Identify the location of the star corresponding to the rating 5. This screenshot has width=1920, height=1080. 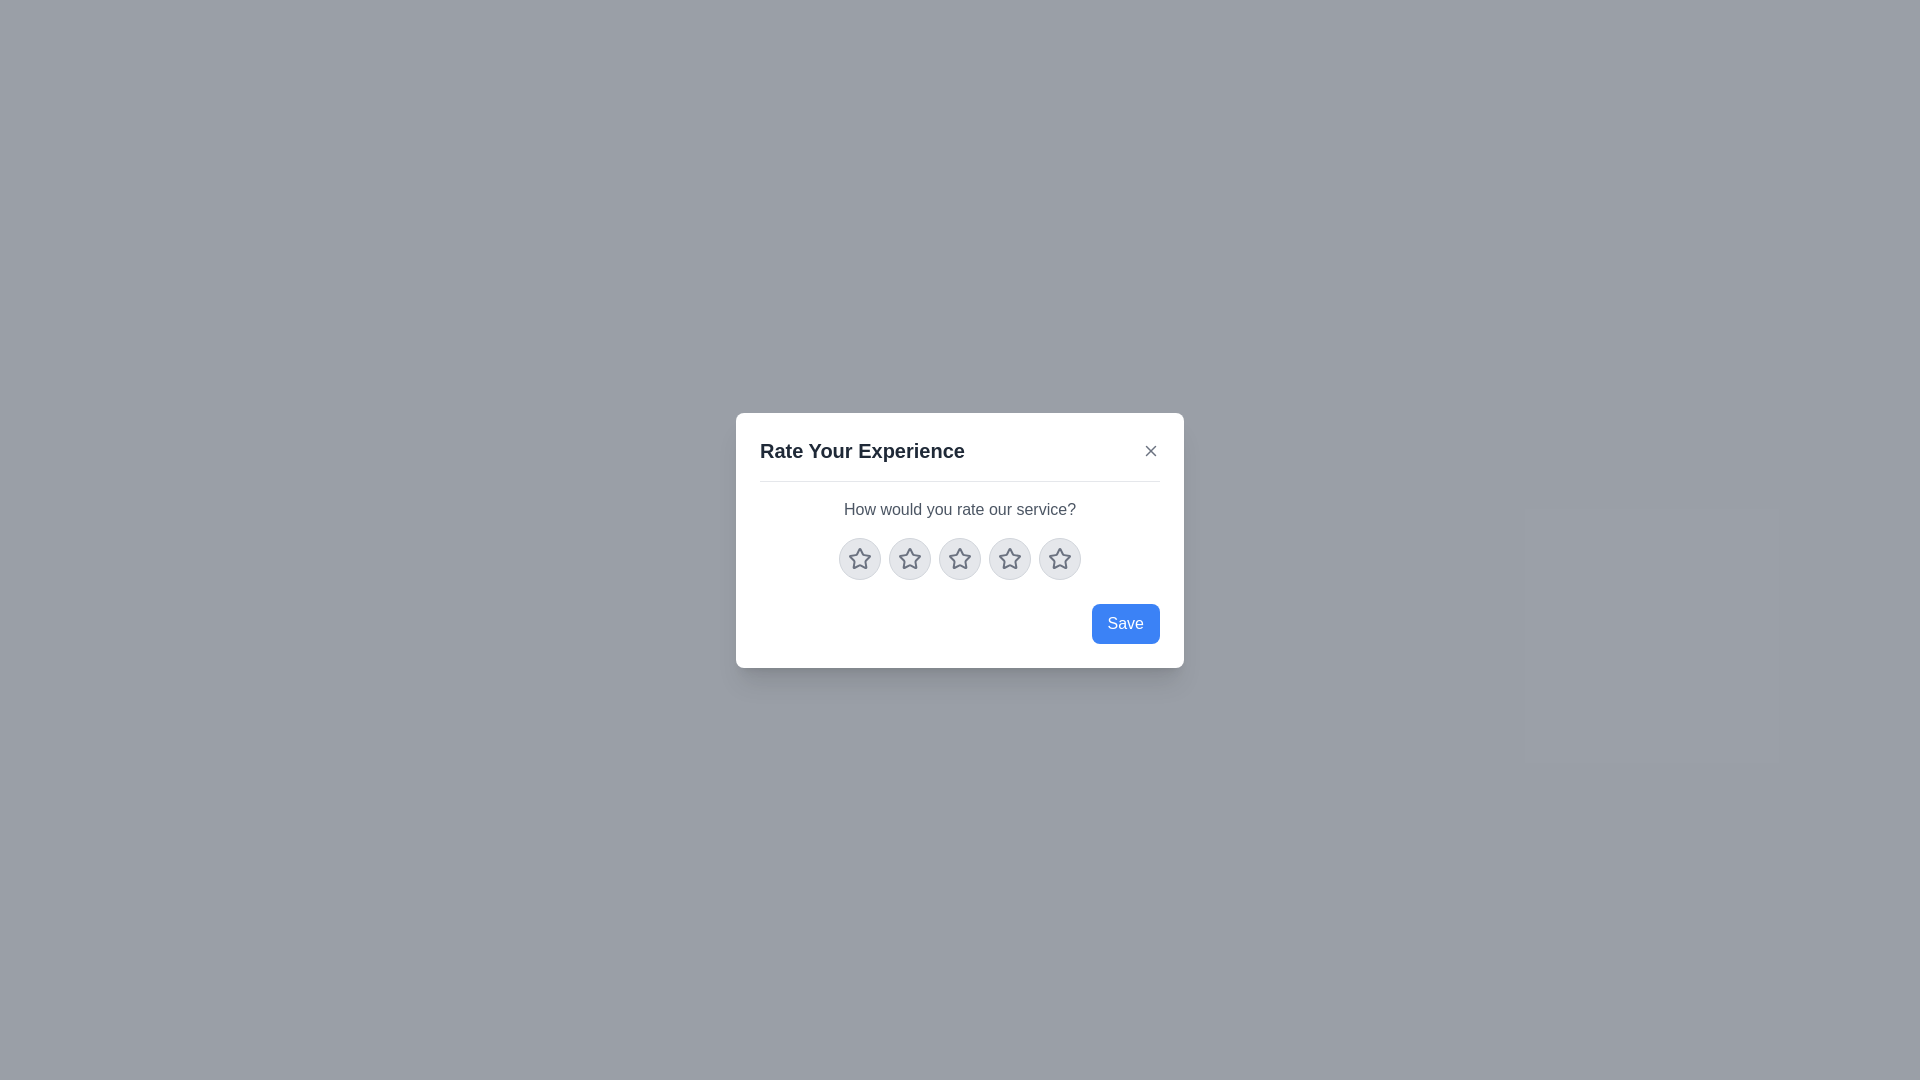
(1059, 558).